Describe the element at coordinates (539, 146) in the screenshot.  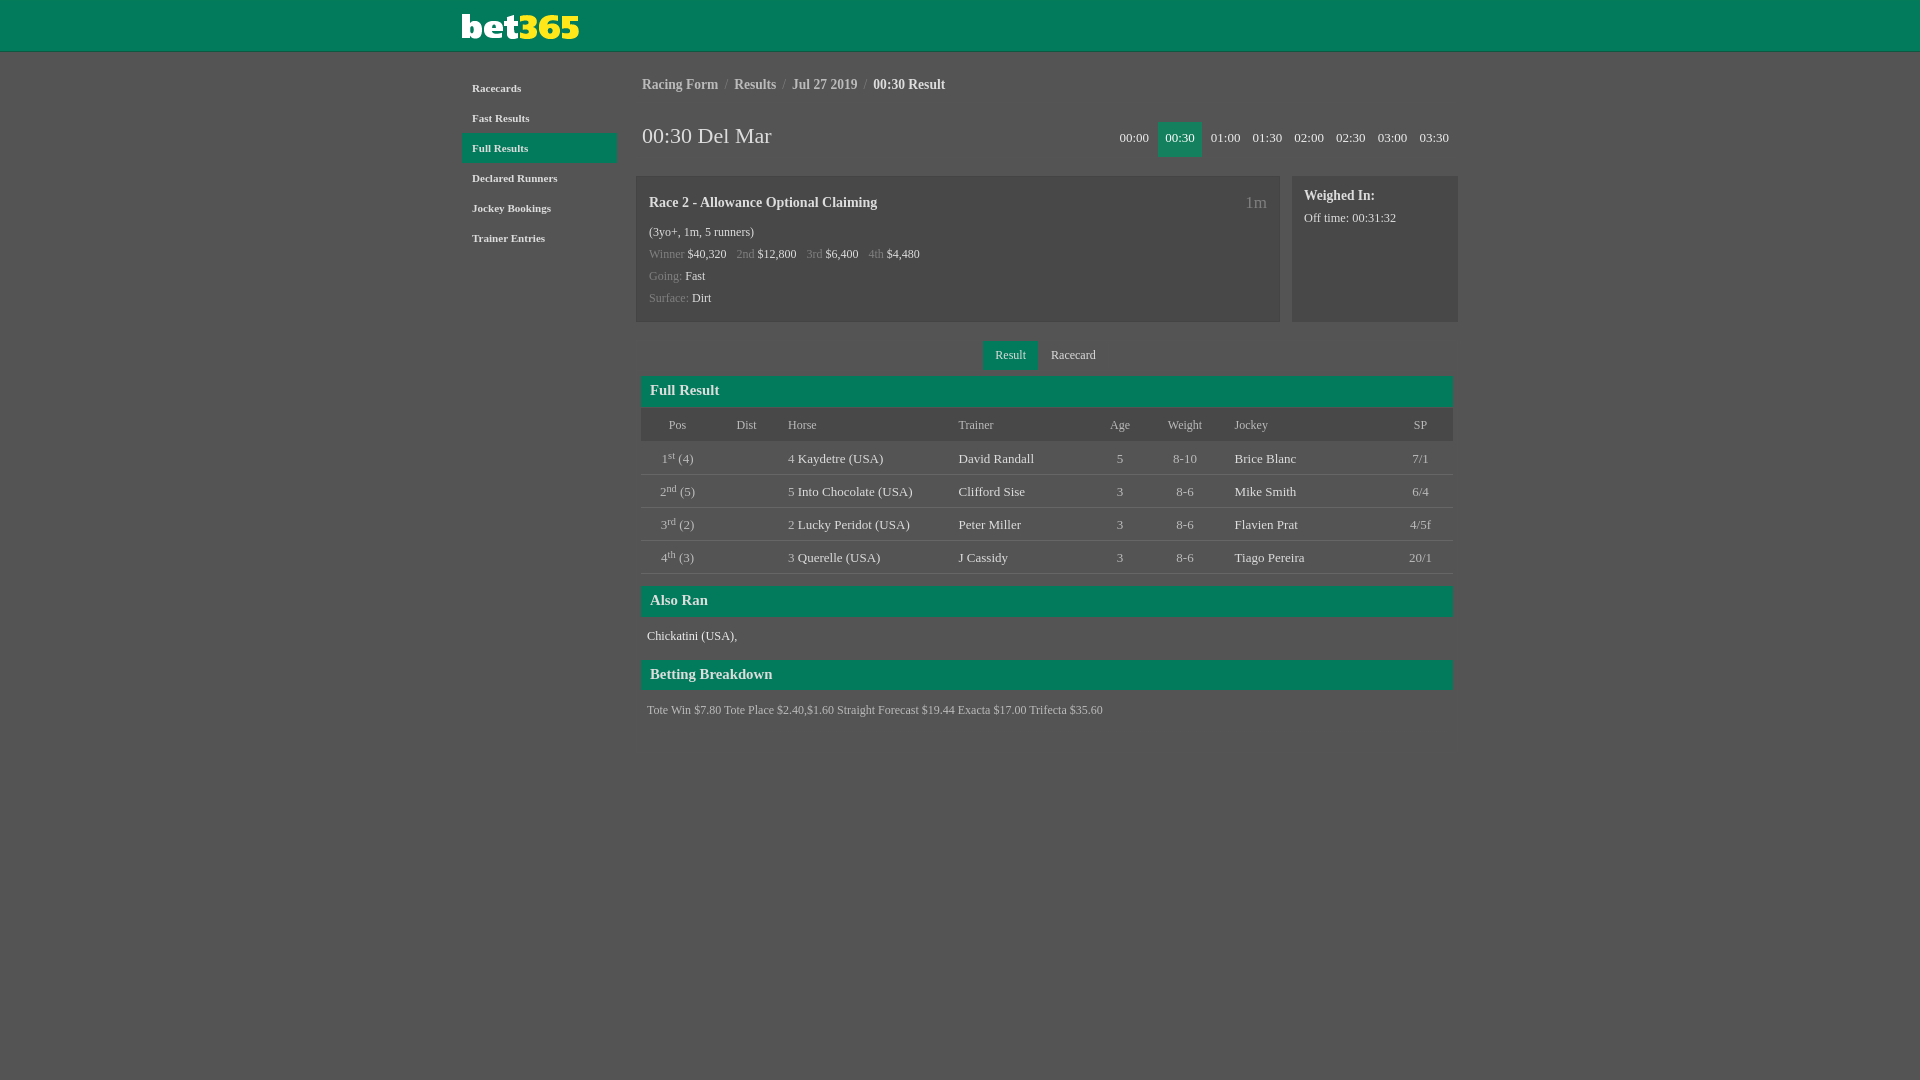
I see `'Full Results'` at that location.